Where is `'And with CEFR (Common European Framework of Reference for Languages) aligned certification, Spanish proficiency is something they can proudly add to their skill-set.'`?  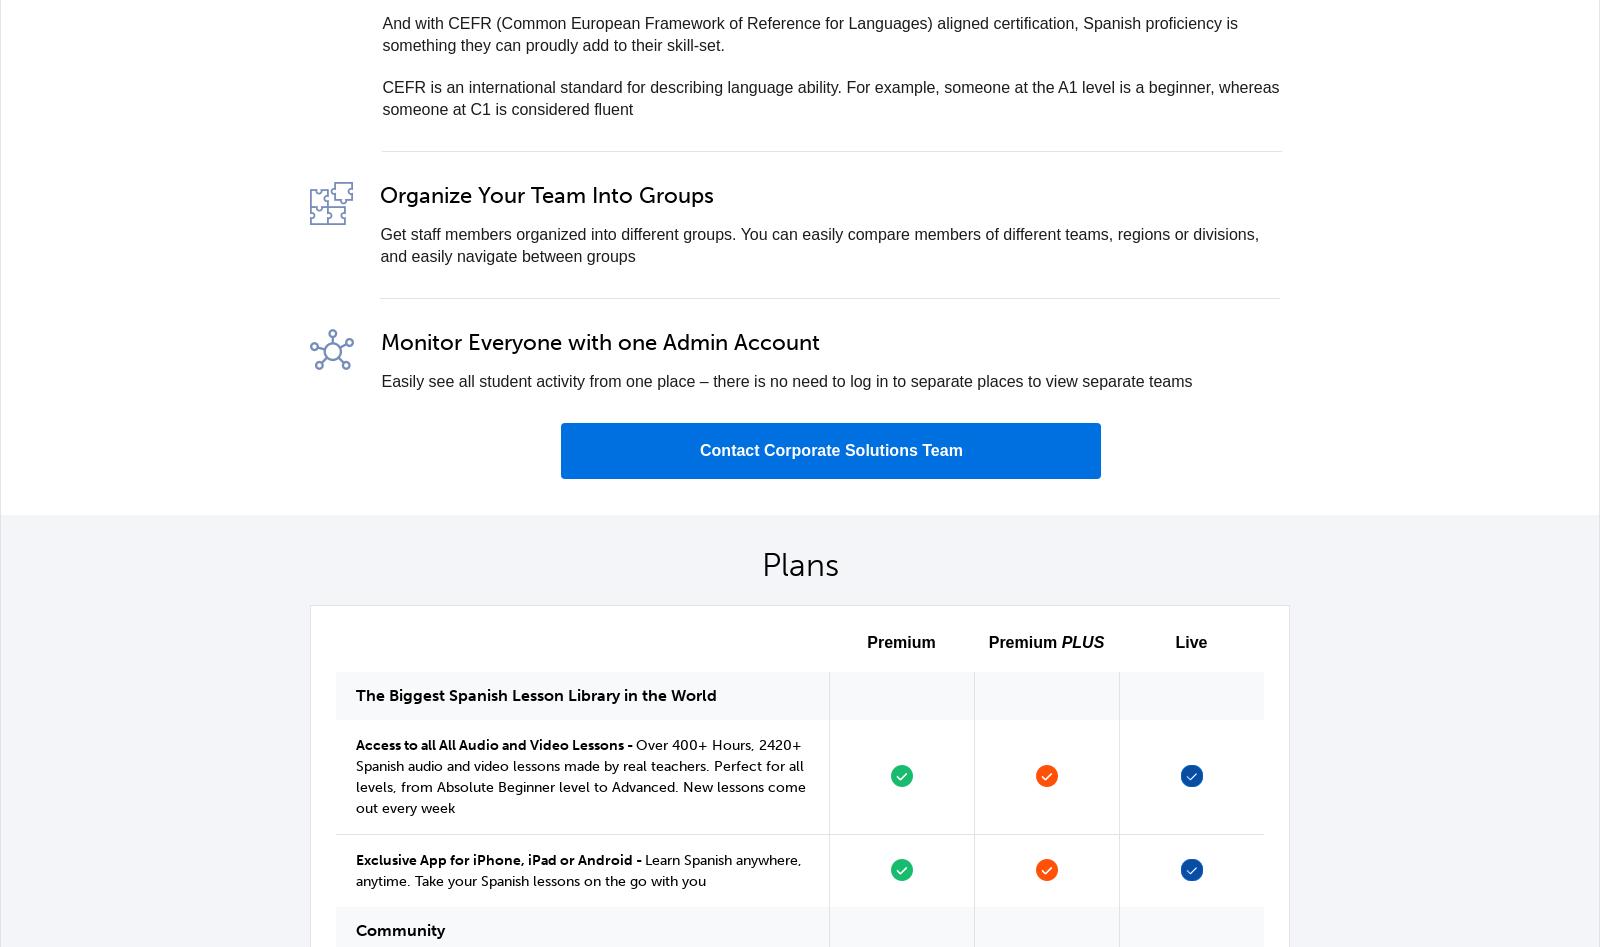
'And with CEFR (Common European Framework of Reference for Languages) aligned certification, Spanish proficiency is something they can proudly add to their skill-set.' is located at coordinates (808, 34).